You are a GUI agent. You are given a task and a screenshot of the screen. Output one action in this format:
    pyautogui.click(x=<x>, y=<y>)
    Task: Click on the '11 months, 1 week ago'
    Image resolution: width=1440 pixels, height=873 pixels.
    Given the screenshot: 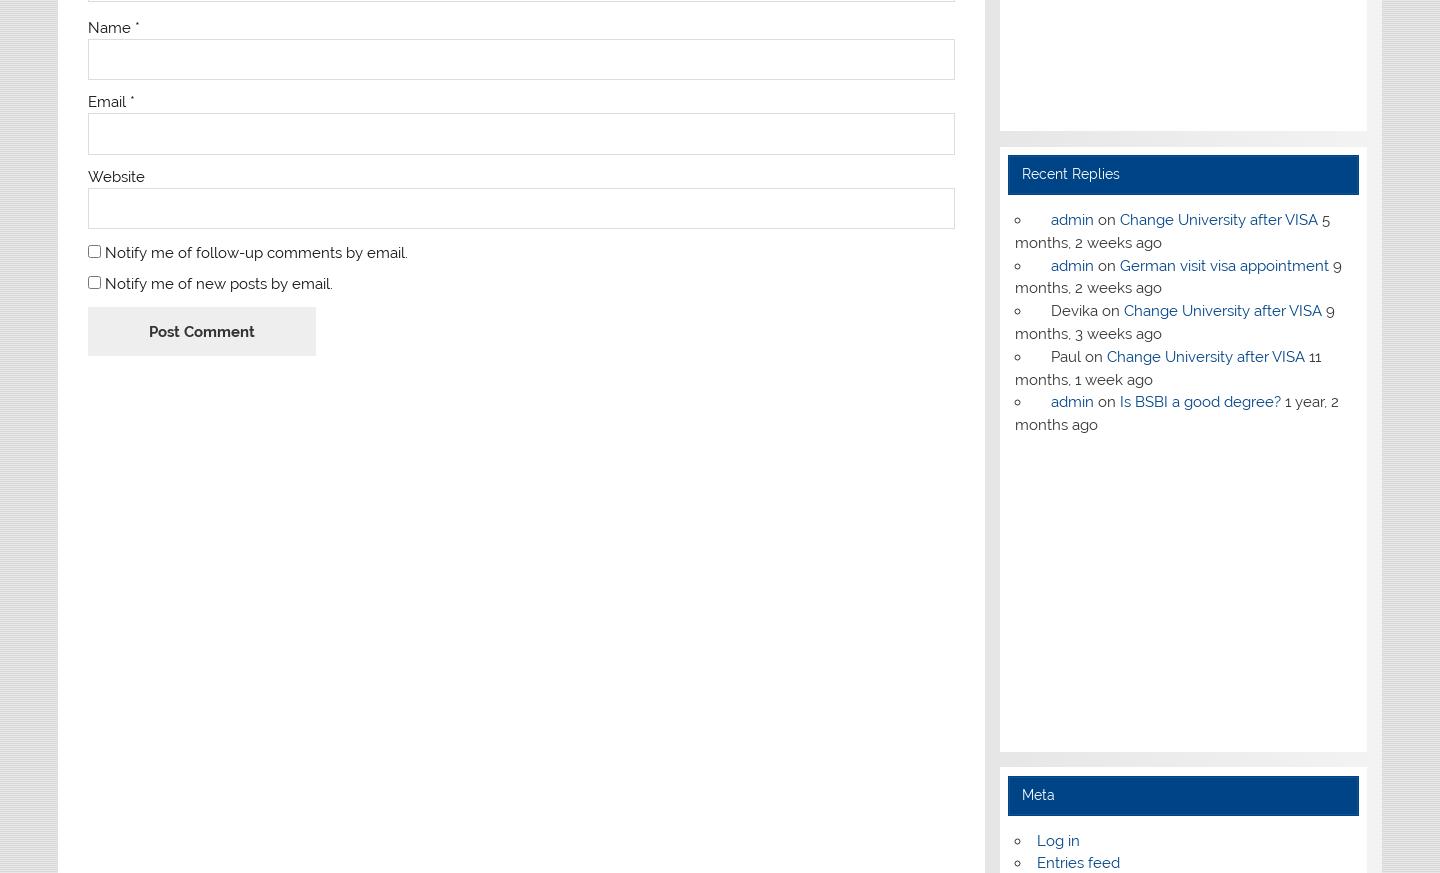 What is the action you would take?
    pyautogui.click(x=1167, y=366)
    